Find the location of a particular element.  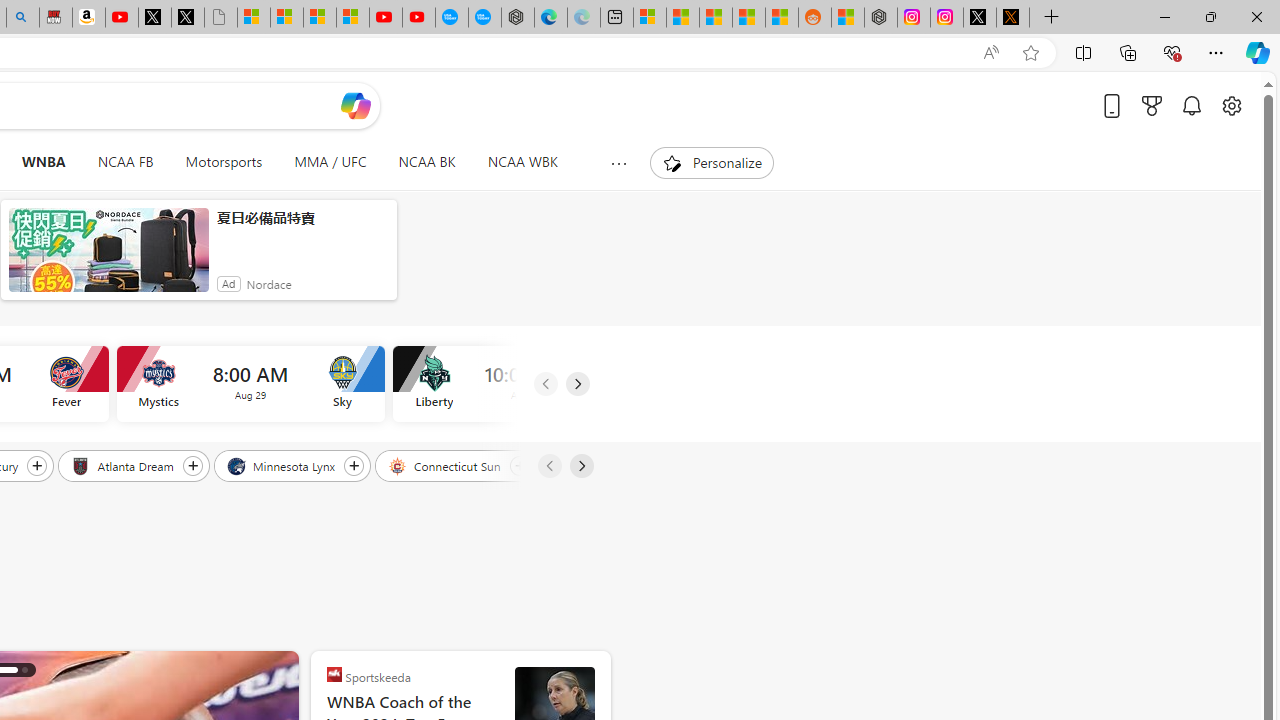

'The most popular Google ' is located at coordinates (484, 17).